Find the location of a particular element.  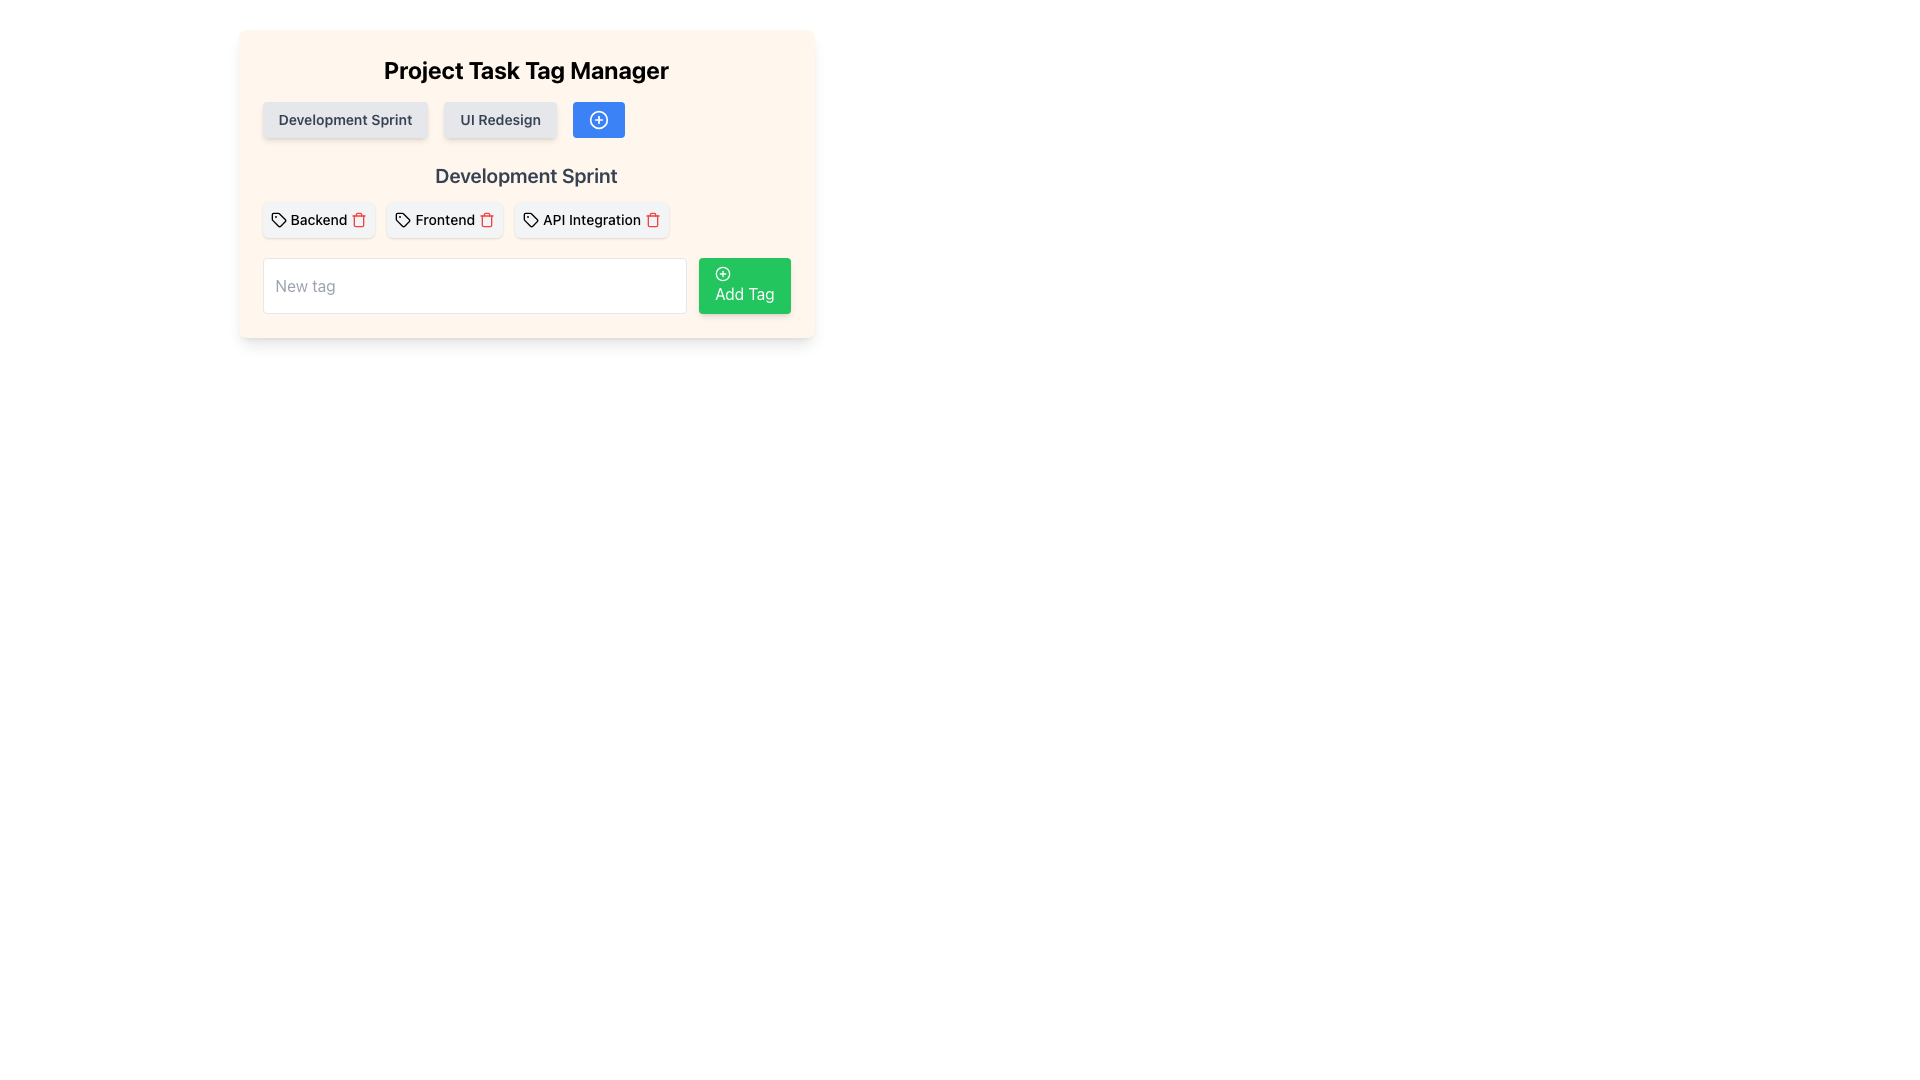

the delete icon associated with the third label under 'Development Sprint' is located at coordinates (591, 219).